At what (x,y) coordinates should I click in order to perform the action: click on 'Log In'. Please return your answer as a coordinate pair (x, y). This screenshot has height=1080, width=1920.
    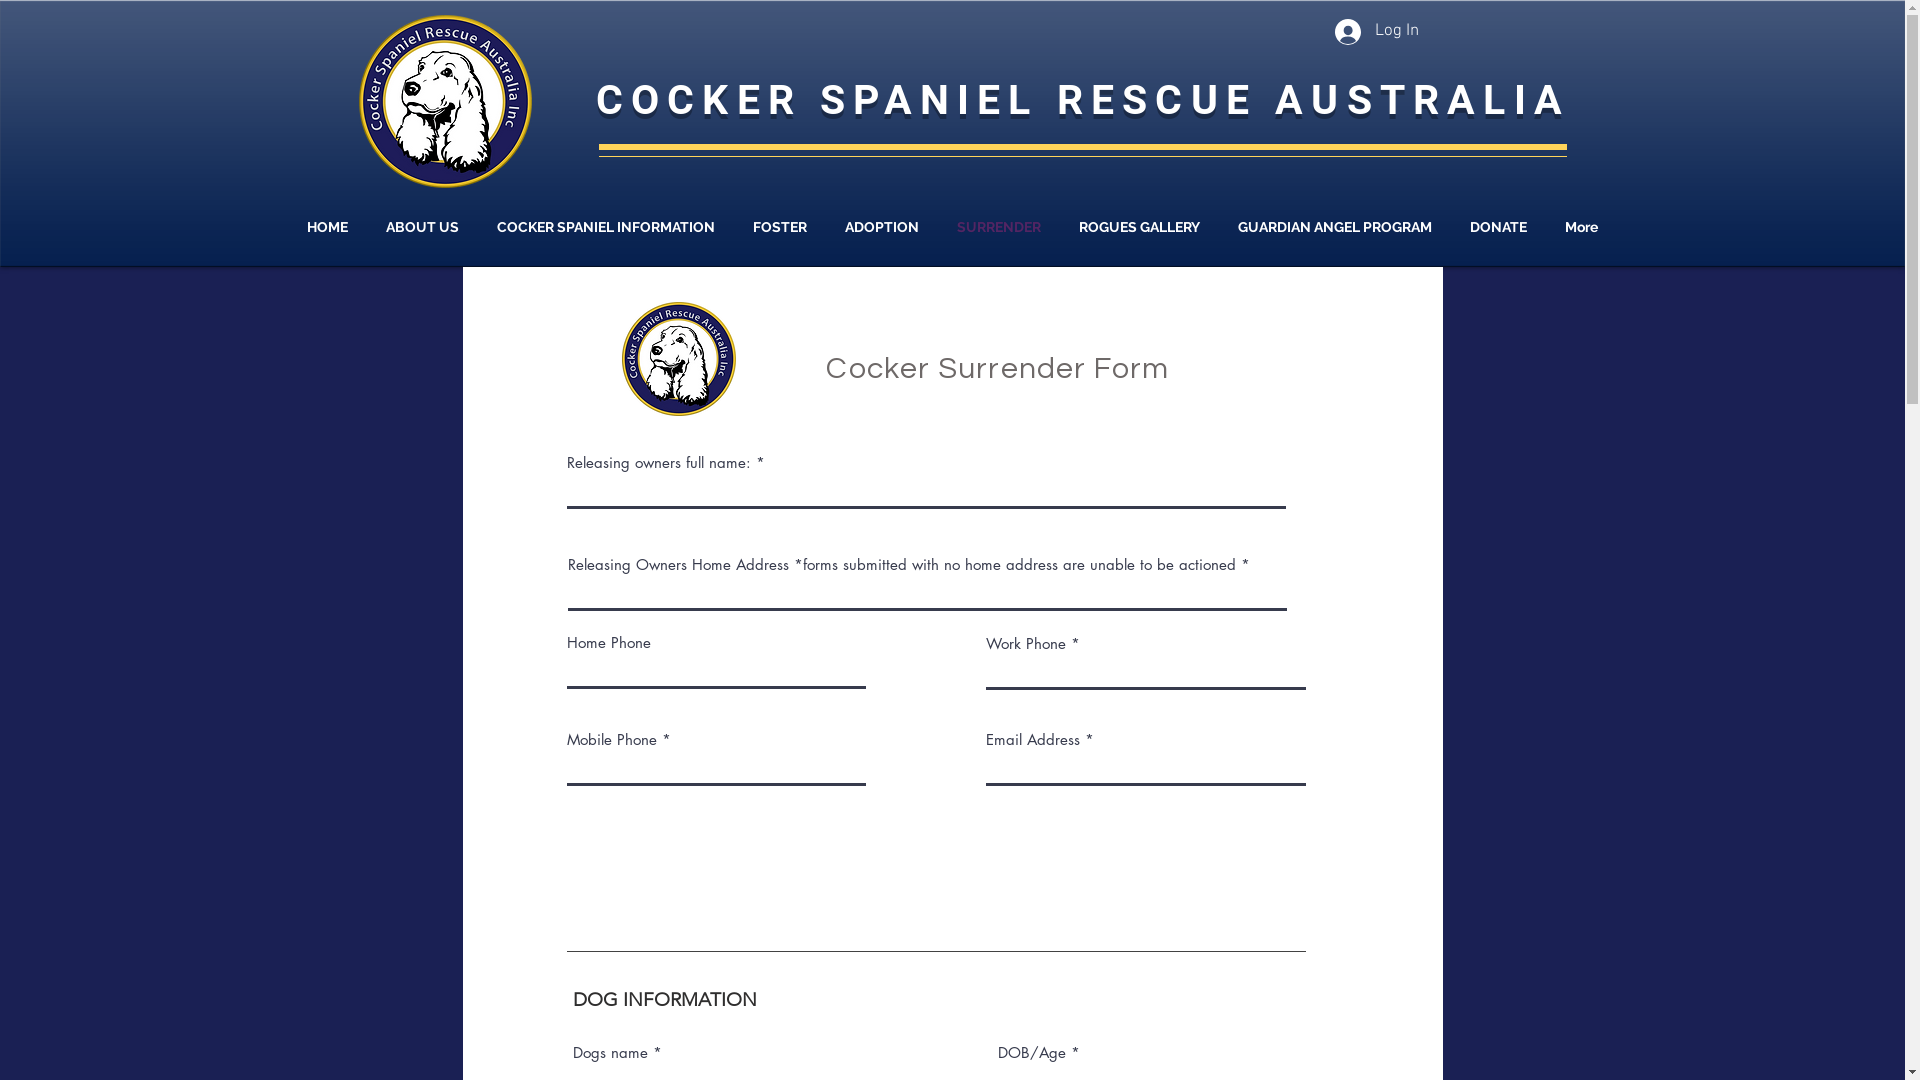
    Looking at the image, I should click on (1375, 31).